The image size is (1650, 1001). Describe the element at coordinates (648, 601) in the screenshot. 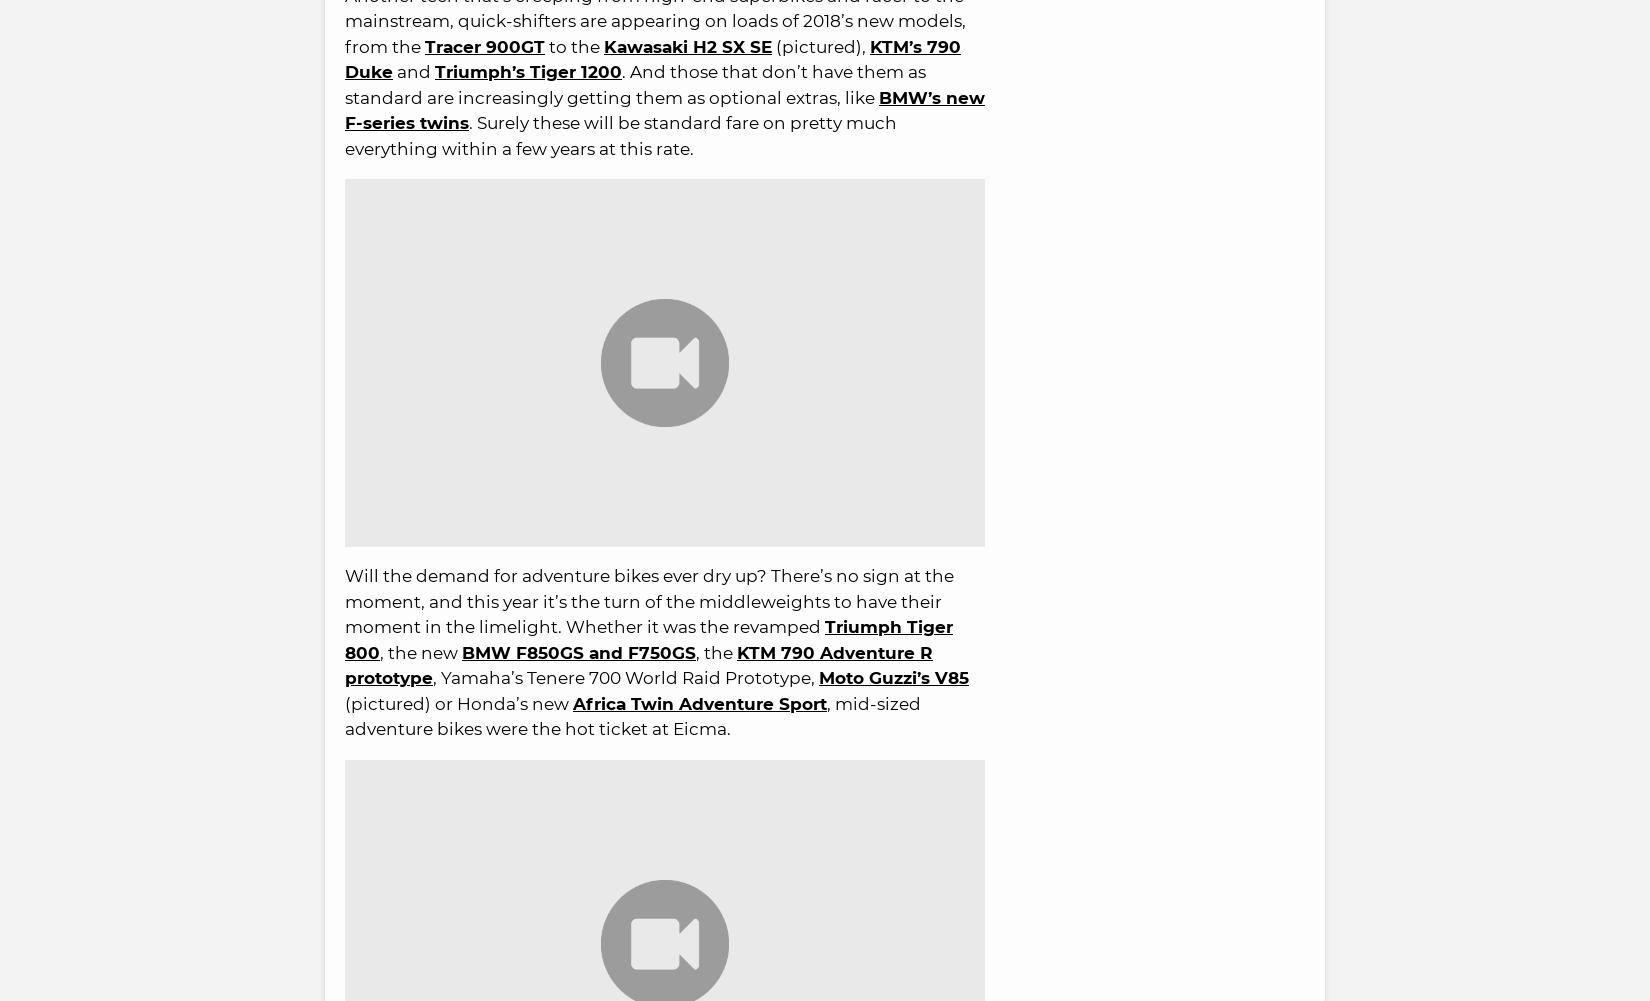

I see `'Will the demand for adventure bikes ever dry up? There’s no sign at the moment, and this year it’s the turn of the middleweights to have their moment in the limelight. Whether it was the revamped'` at that location.